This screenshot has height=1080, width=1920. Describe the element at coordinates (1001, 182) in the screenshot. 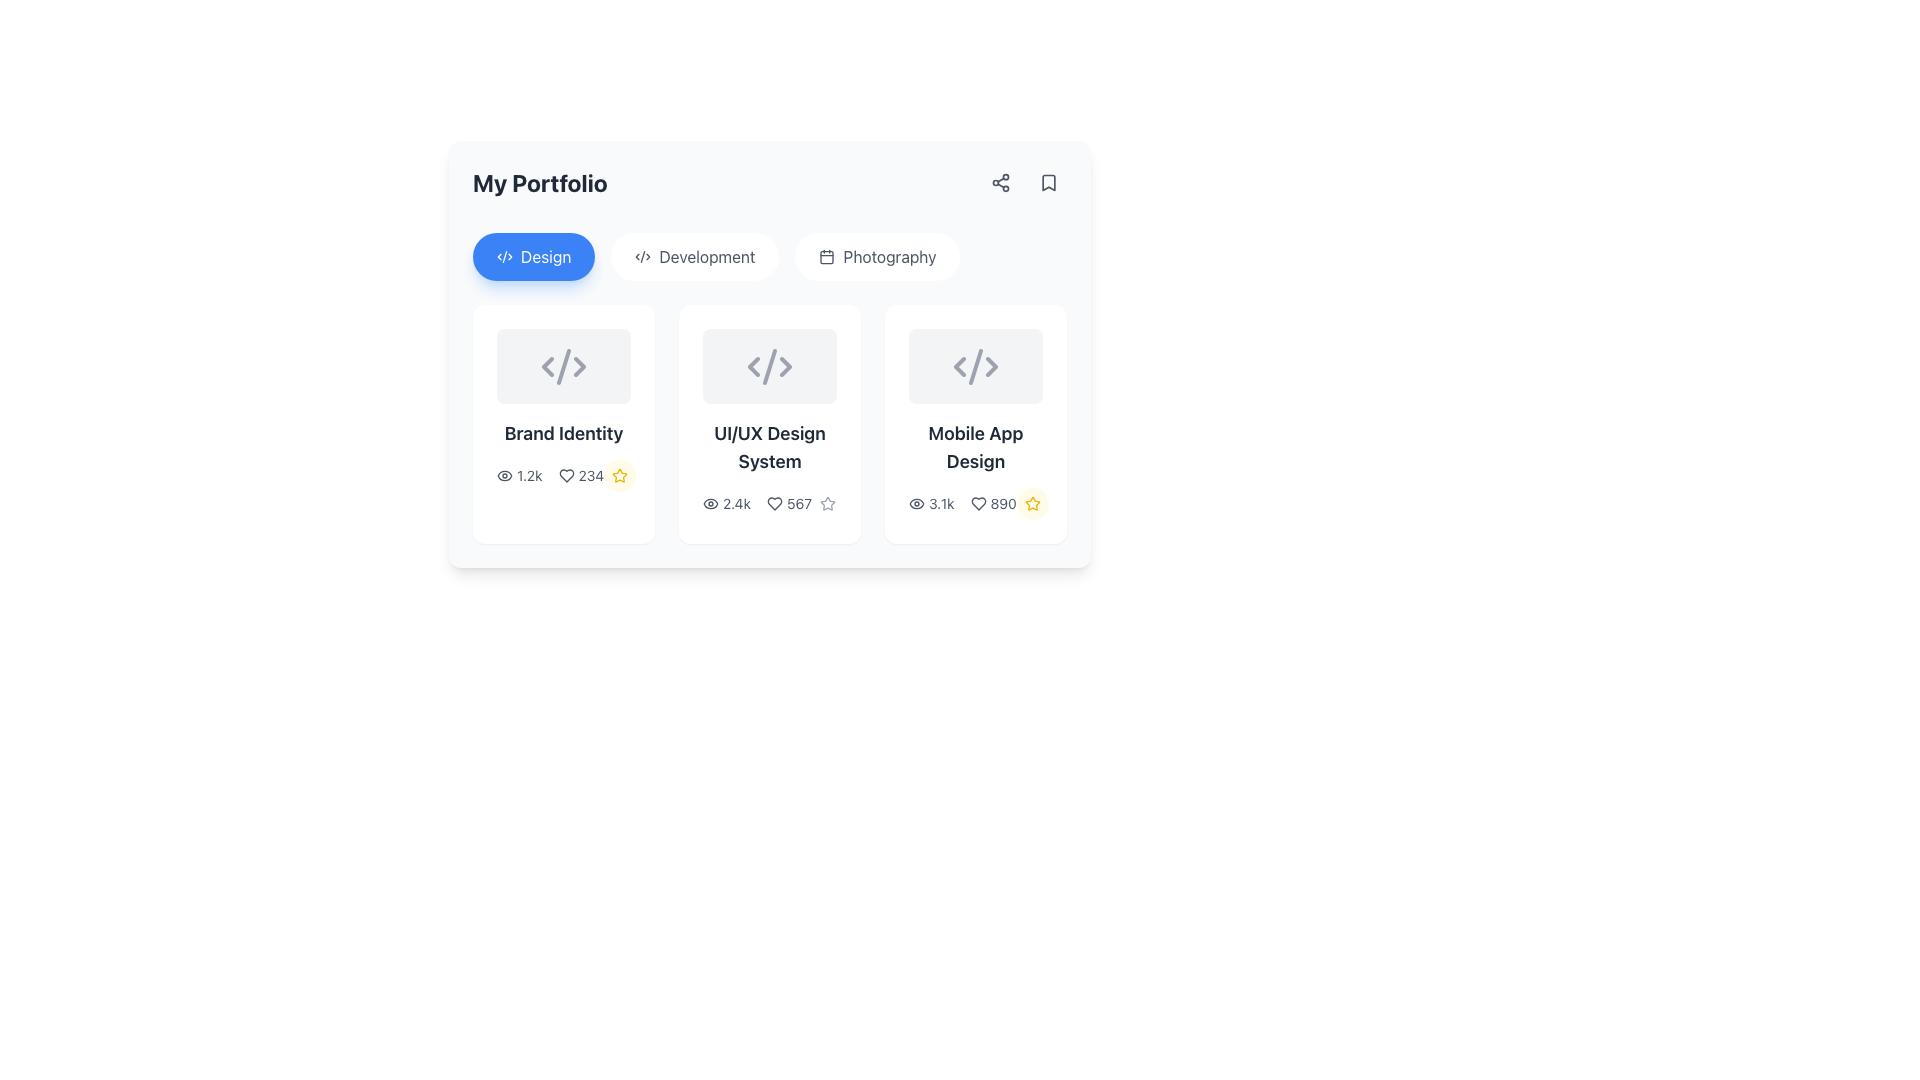

I see `the share button located at the top-right corner of the 'My Portfolio' section, which is the first button in a horizontal layout, positioned to the left of a bookmark icon button` at that location.